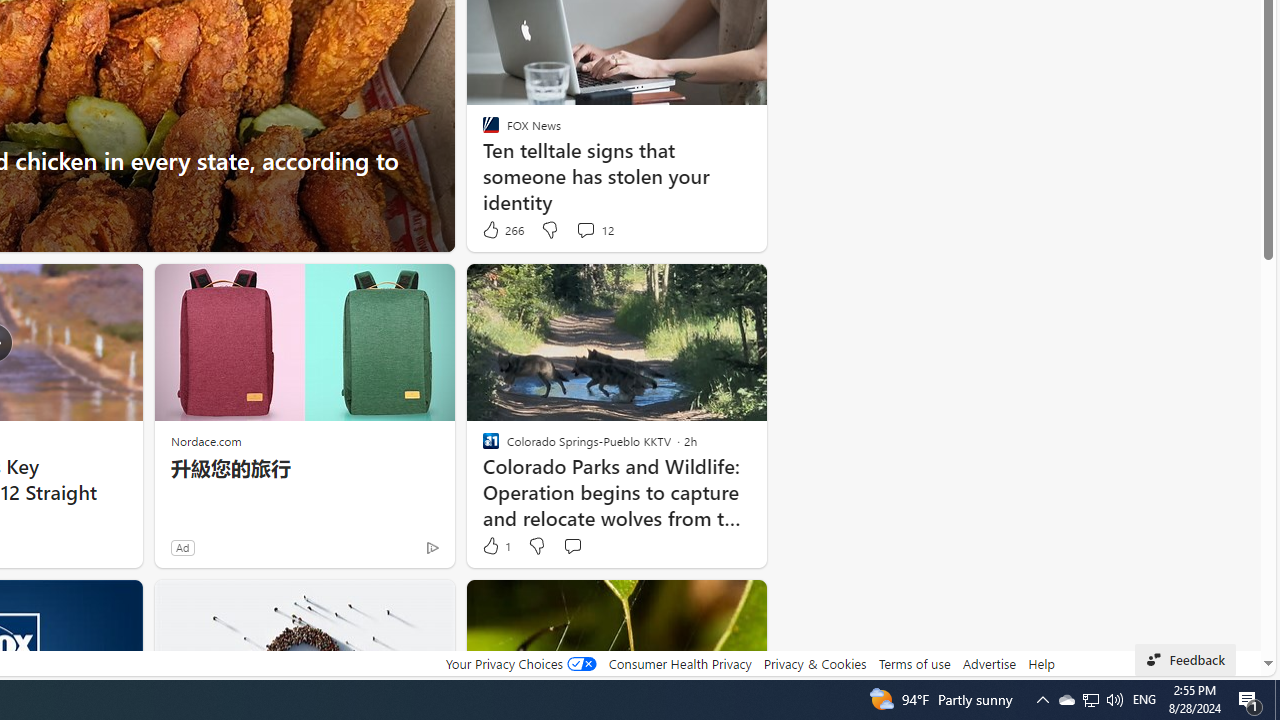 The height and width of the screenshot is (720, 1280). What do you see at coordinates (502, 229) in the screenshot?
I see `'266 Like'` at bounding box center [502, 229].